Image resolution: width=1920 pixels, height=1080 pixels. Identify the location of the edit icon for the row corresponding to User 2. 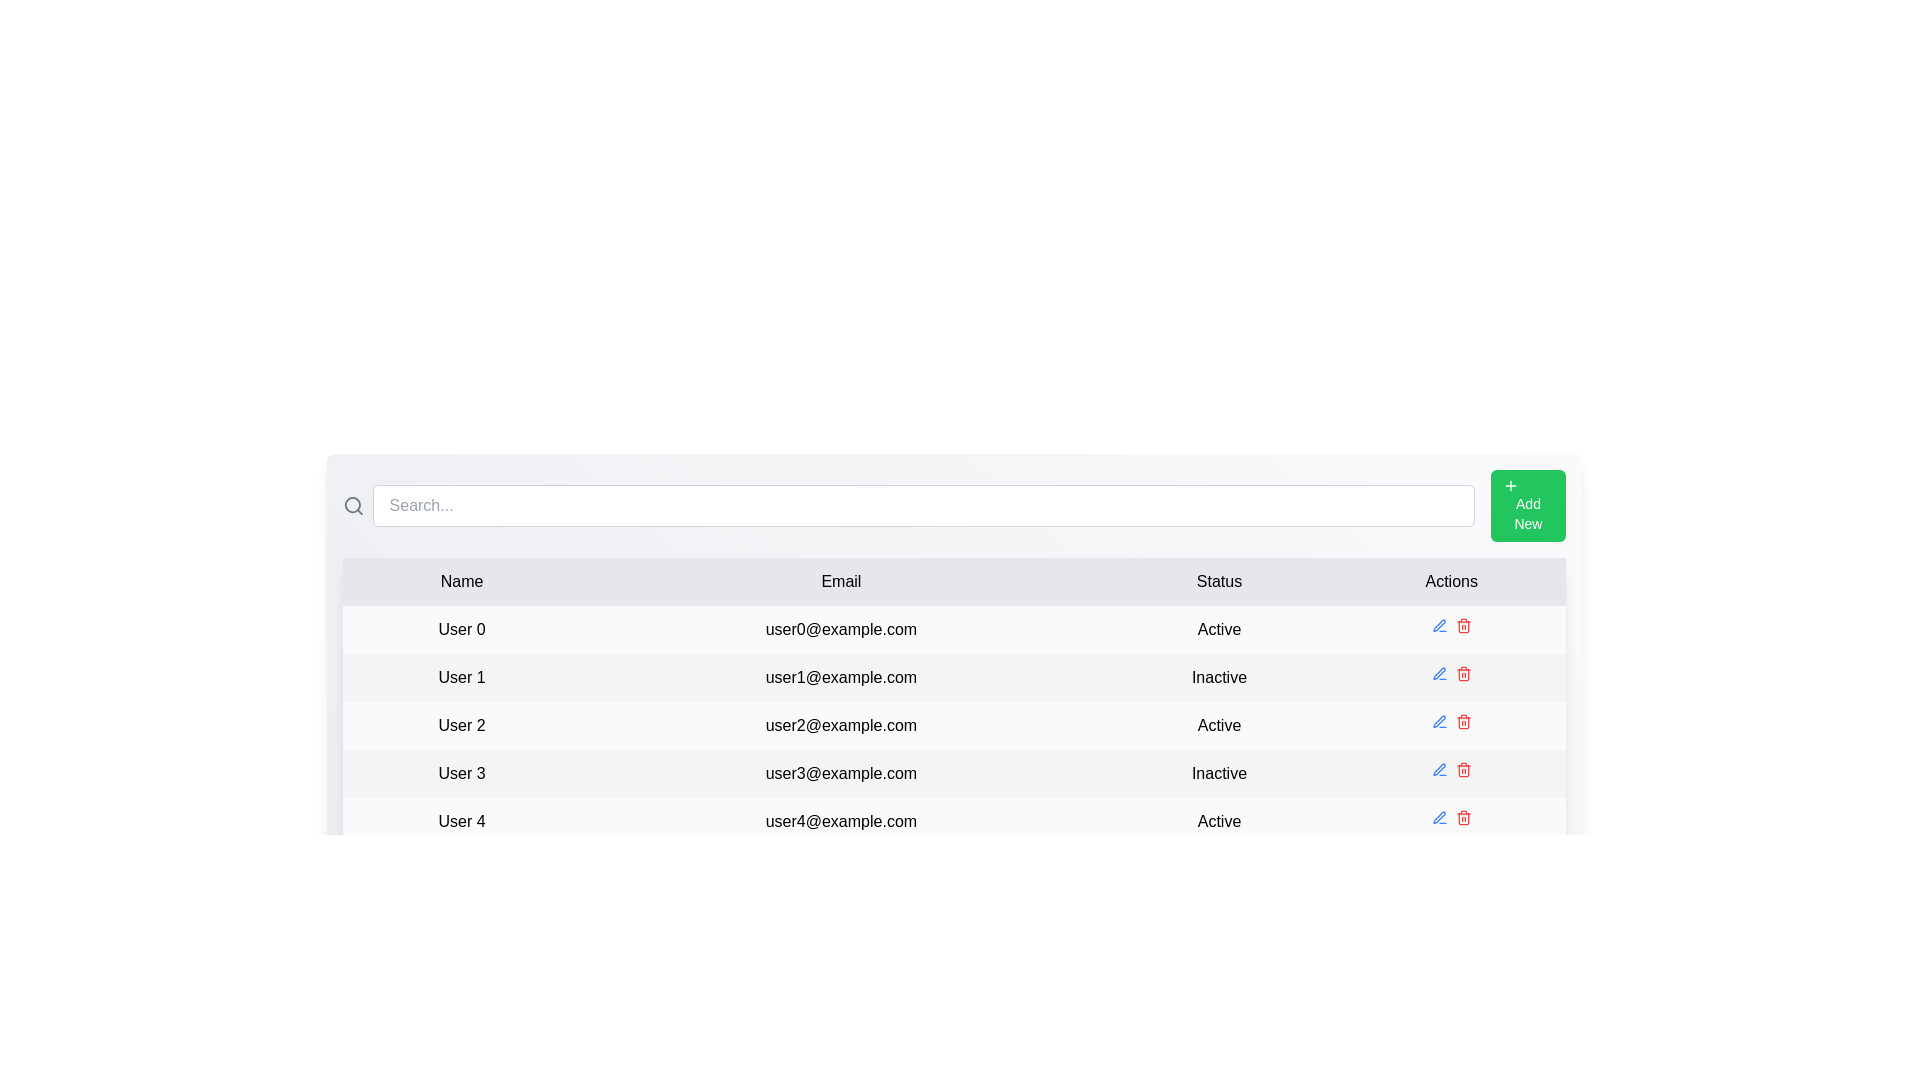
(1438, 721).